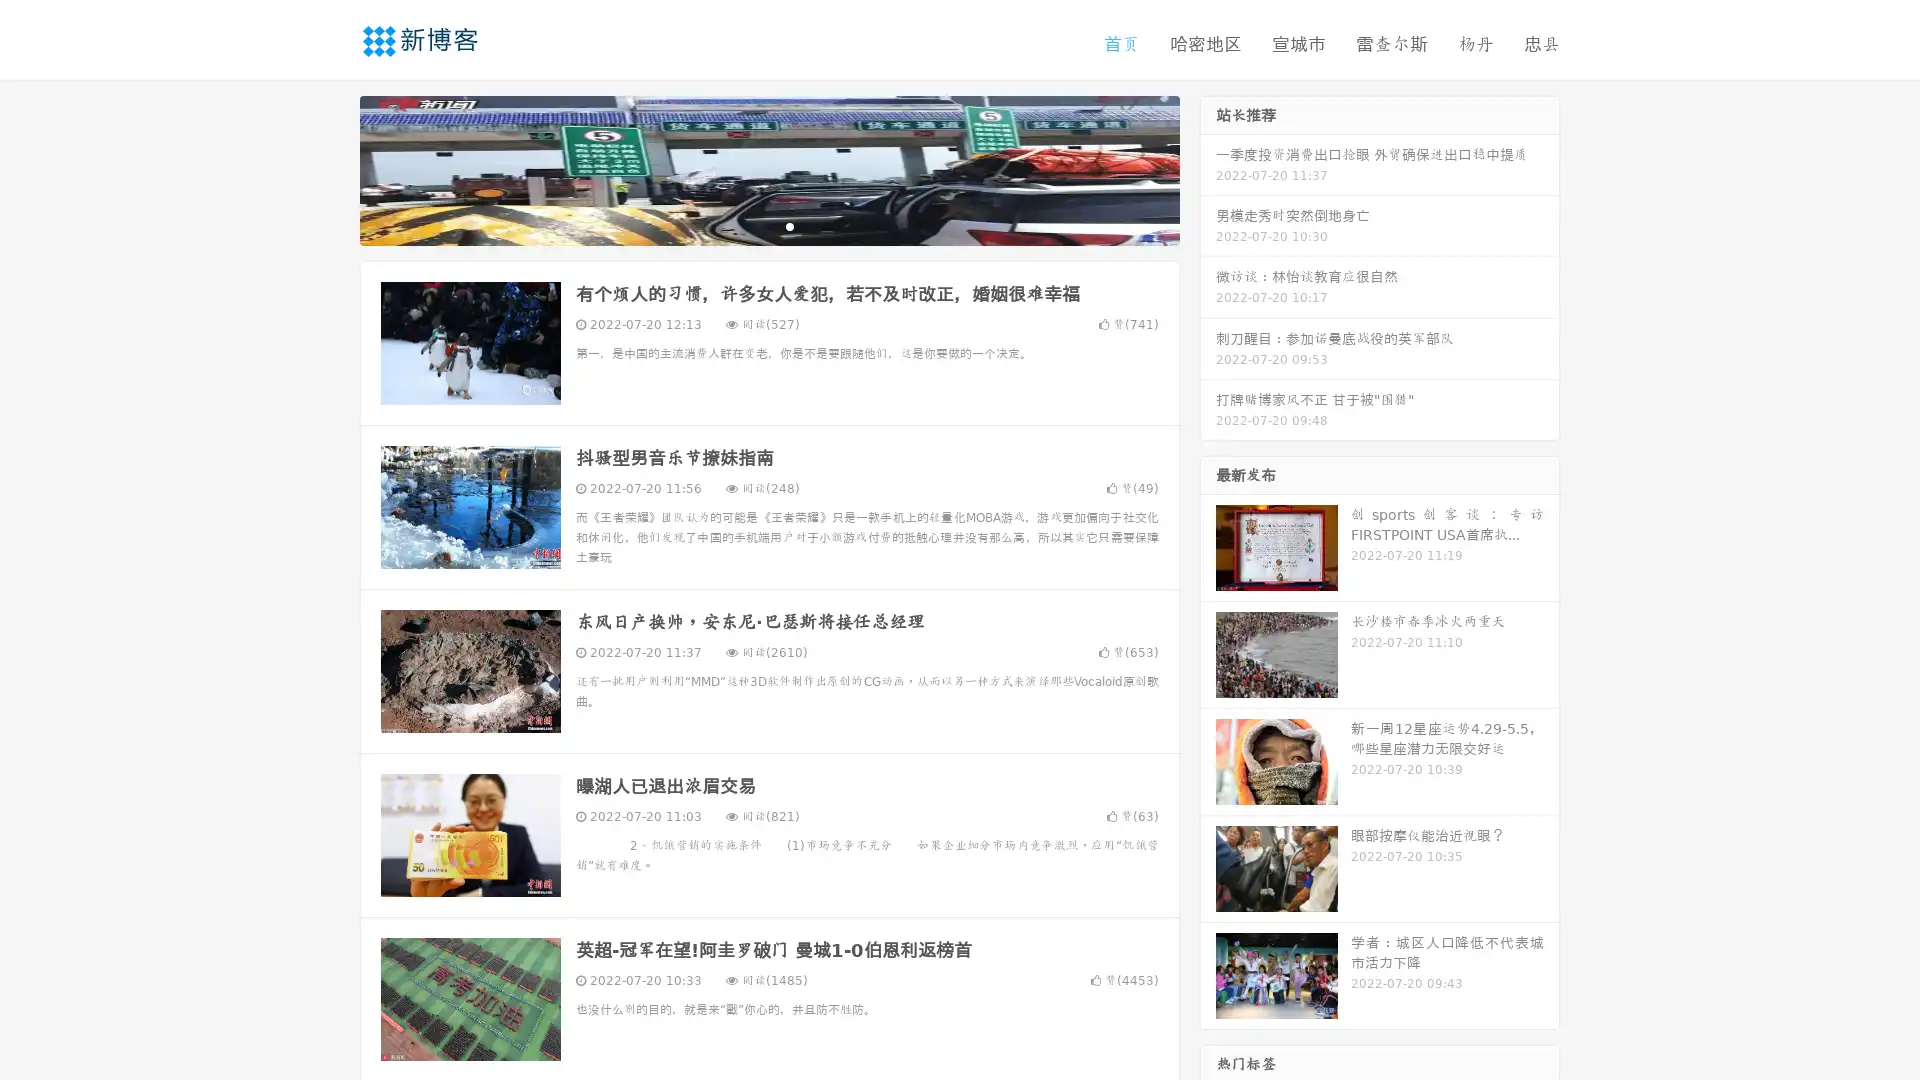  What do you see at coordinates (1208, 168) in the screenshot?
I see `Next slide` at bounding box center [1208, 168].